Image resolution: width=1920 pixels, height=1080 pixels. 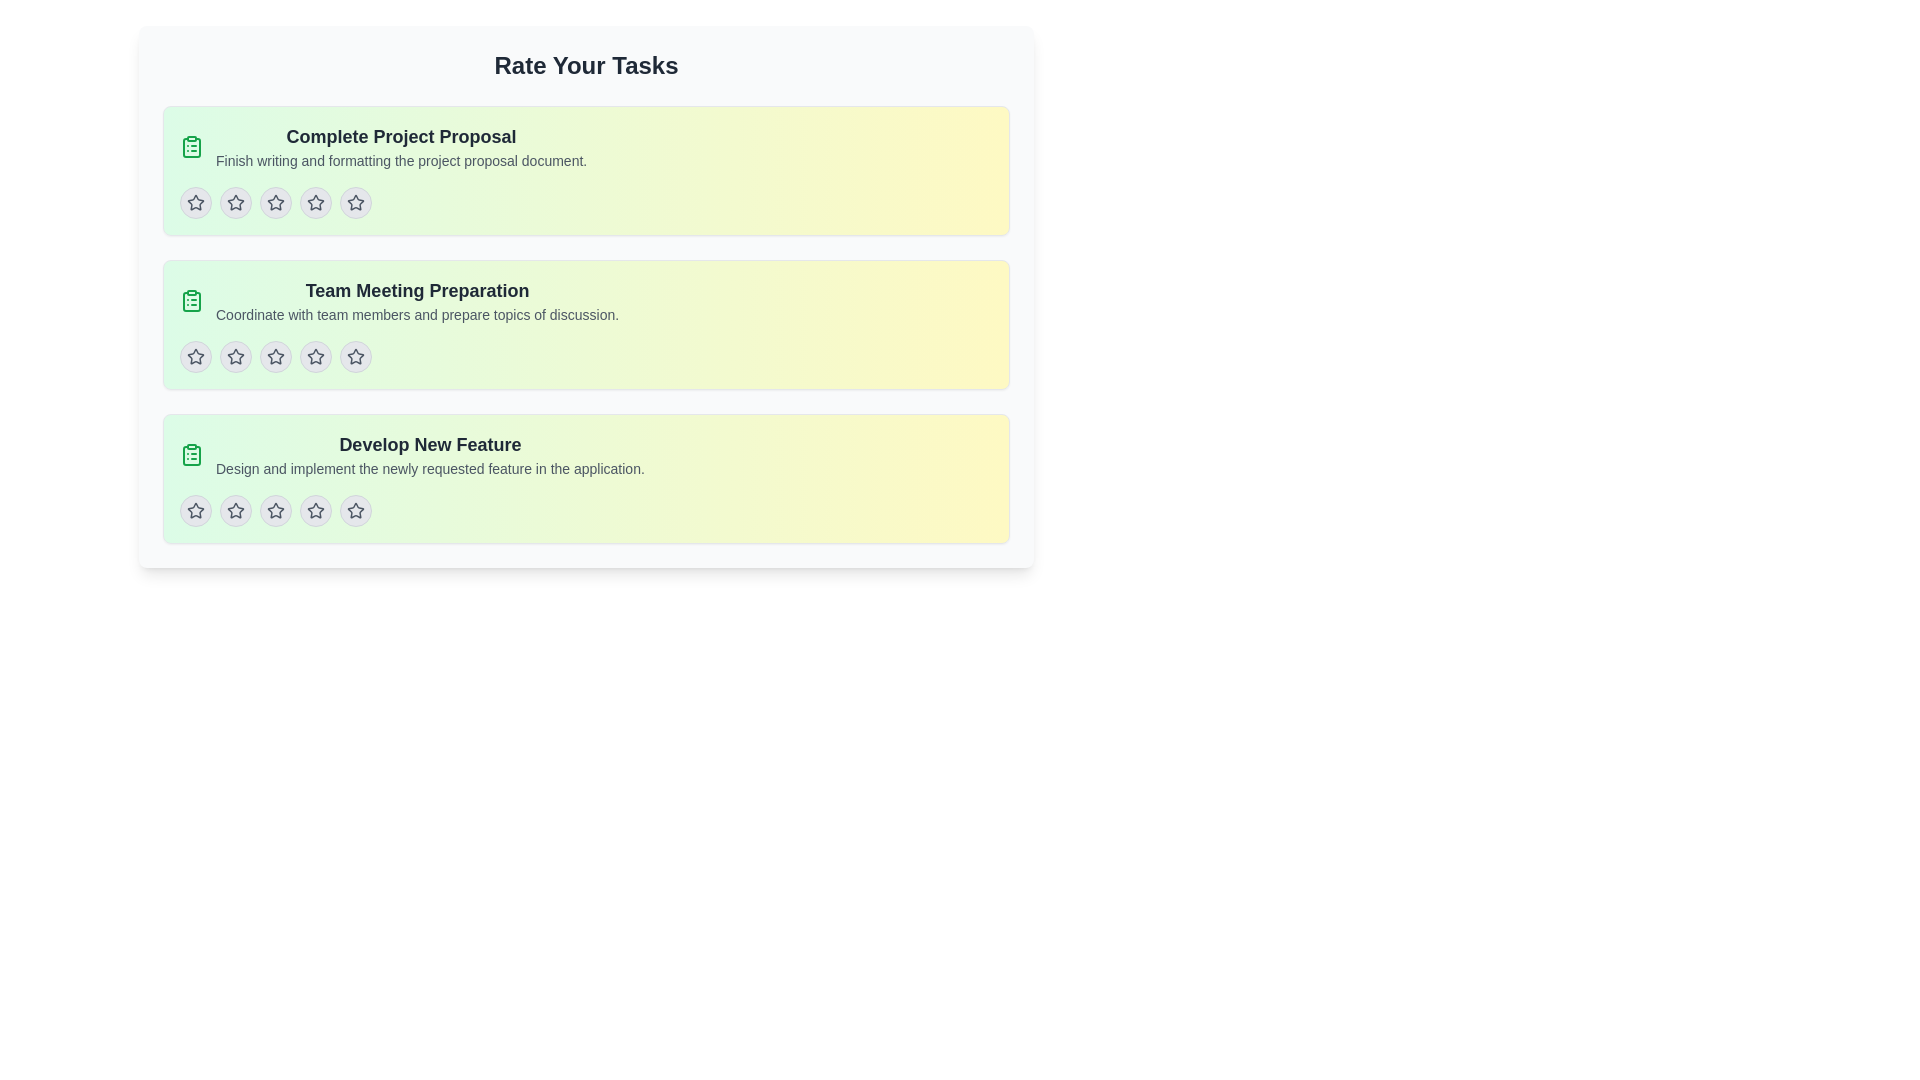 What do you see at coordinates (274, 509) in the screenshot?
I see `the circular gray button with a star icon located in the third row under the task 'Develop New Feature'` at bounding box center [274, 509].